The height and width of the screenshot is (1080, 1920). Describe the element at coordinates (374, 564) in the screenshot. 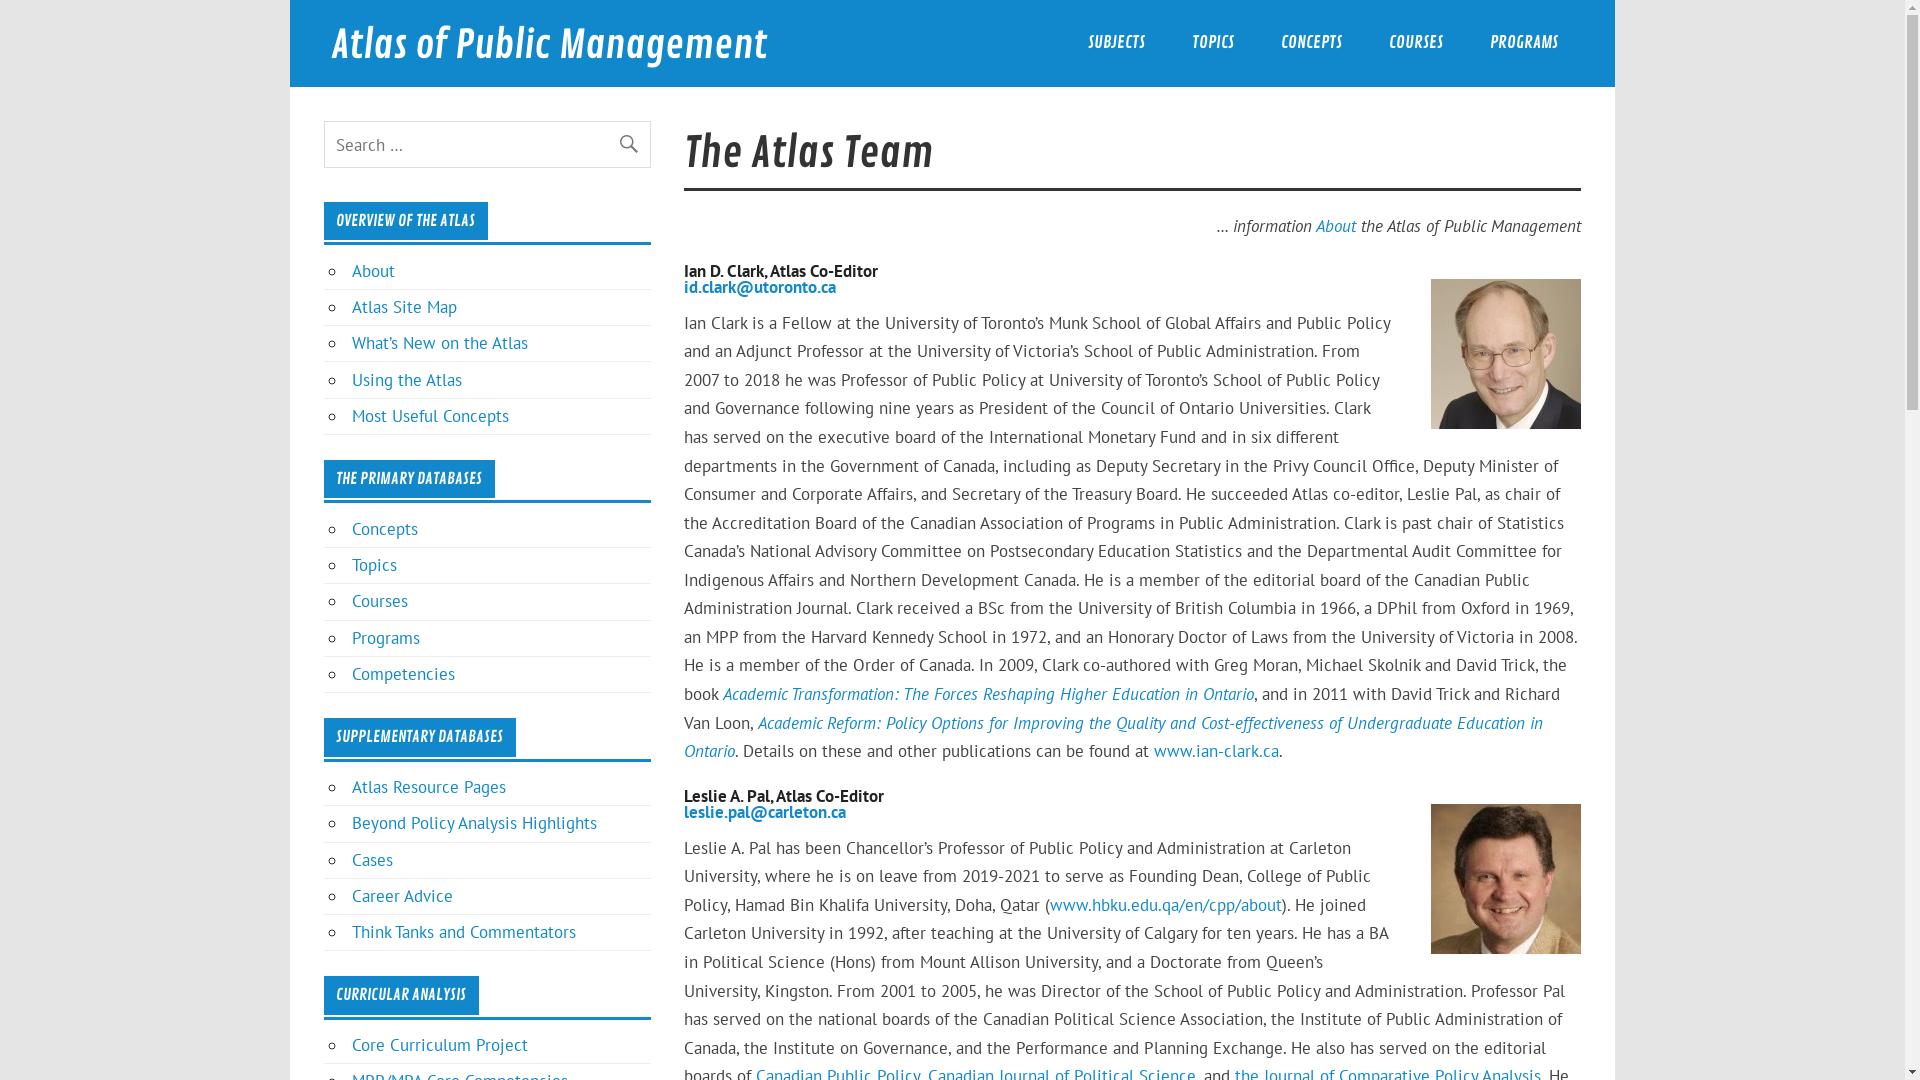

I see `'Topics'` at that location.